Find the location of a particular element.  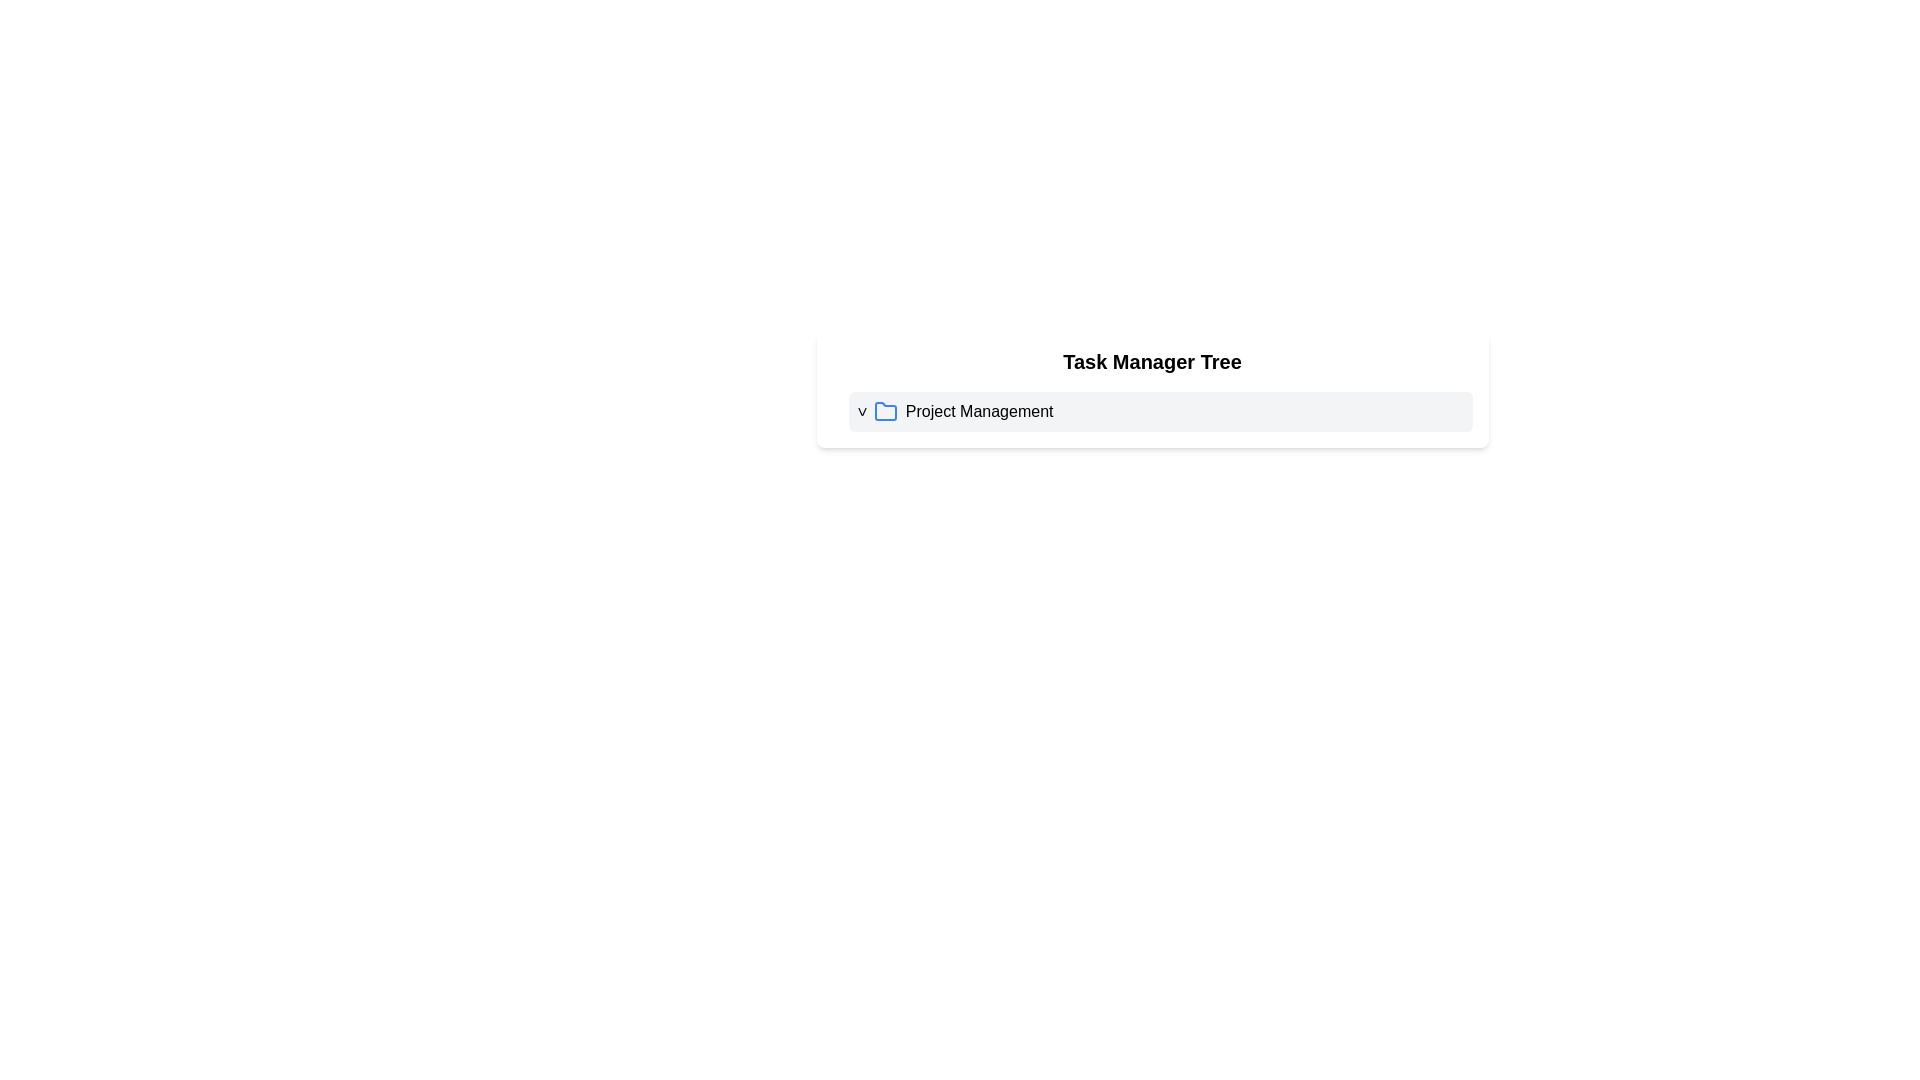

text of the label displaying 'Project Management', which is located to the right of a blue folder icon within a vertical tree structure is located at coordinates (979, 411).